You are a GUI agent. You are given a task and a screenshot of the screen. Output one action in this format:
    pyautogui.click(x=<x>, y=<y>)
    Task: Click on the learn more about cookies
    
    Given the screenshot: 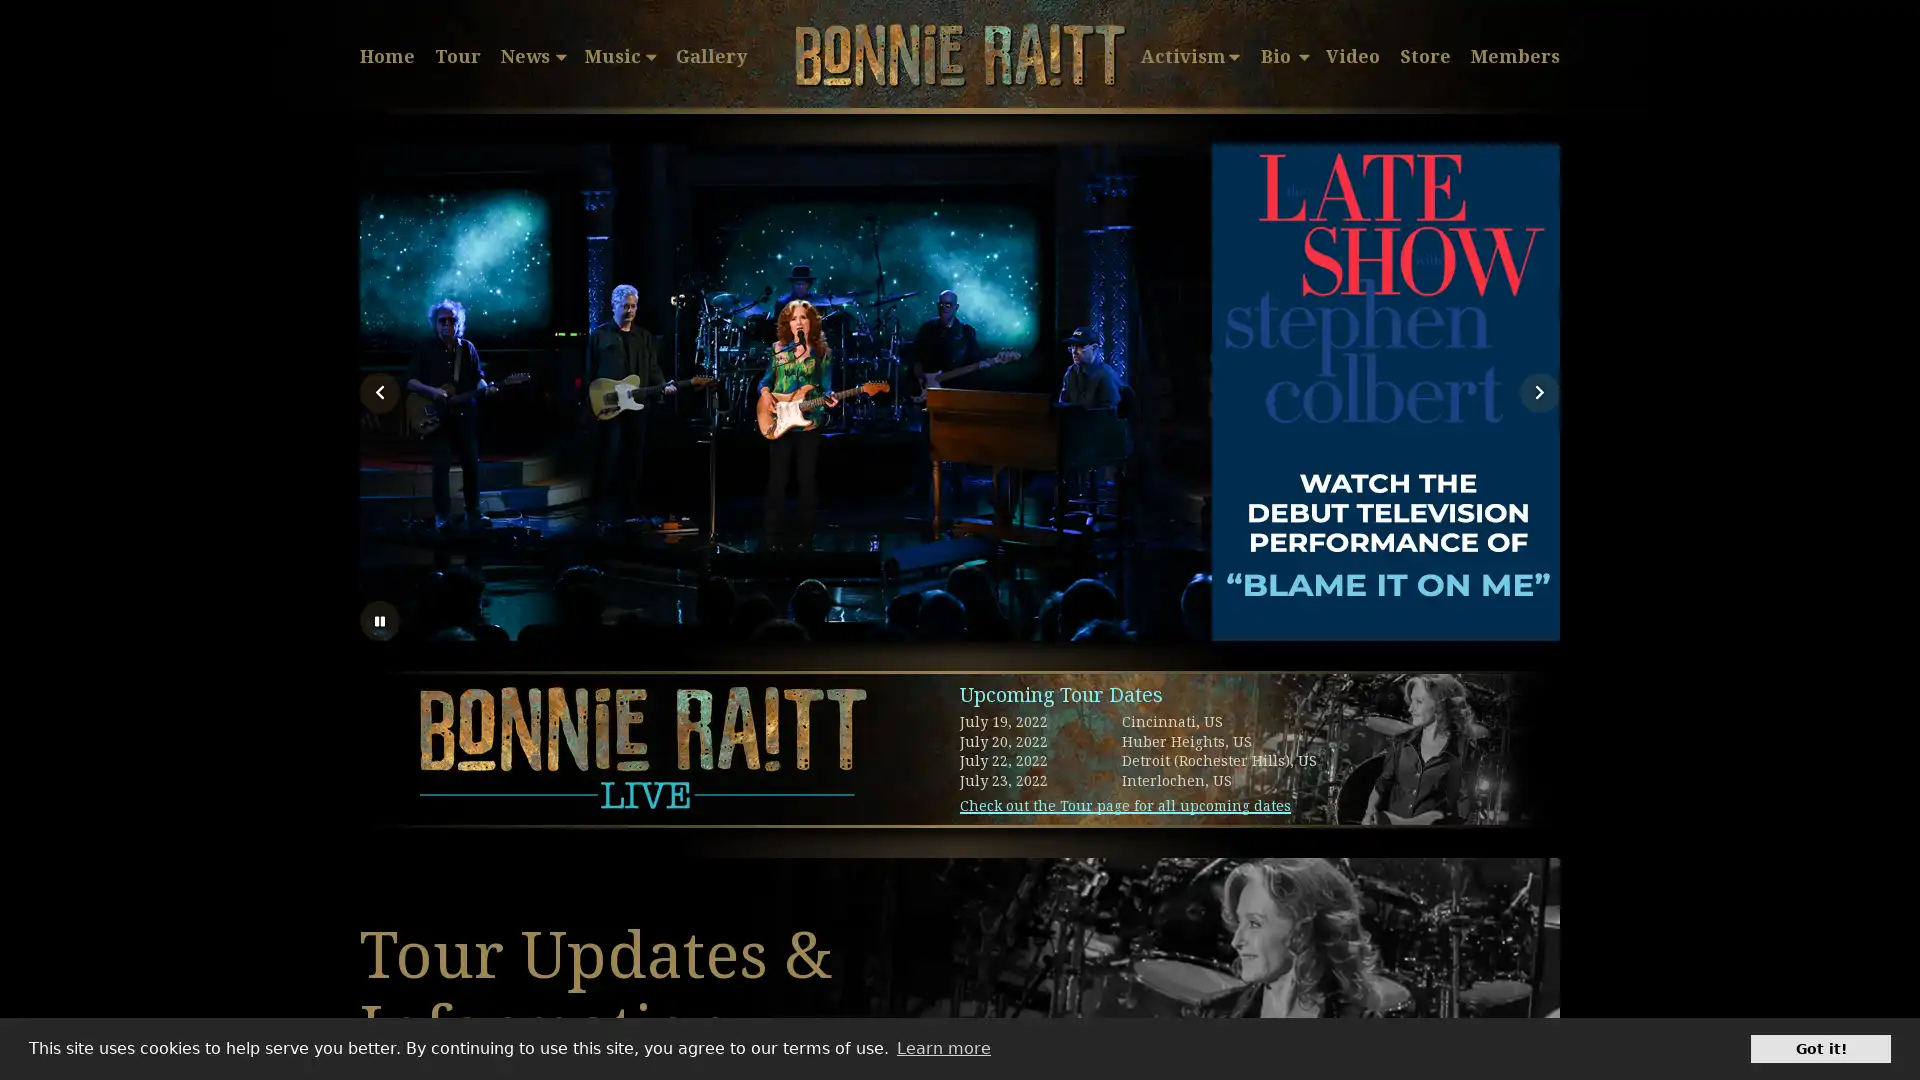 What is the action you would take?
    pyautogui.click(x=942, y=1047)
    